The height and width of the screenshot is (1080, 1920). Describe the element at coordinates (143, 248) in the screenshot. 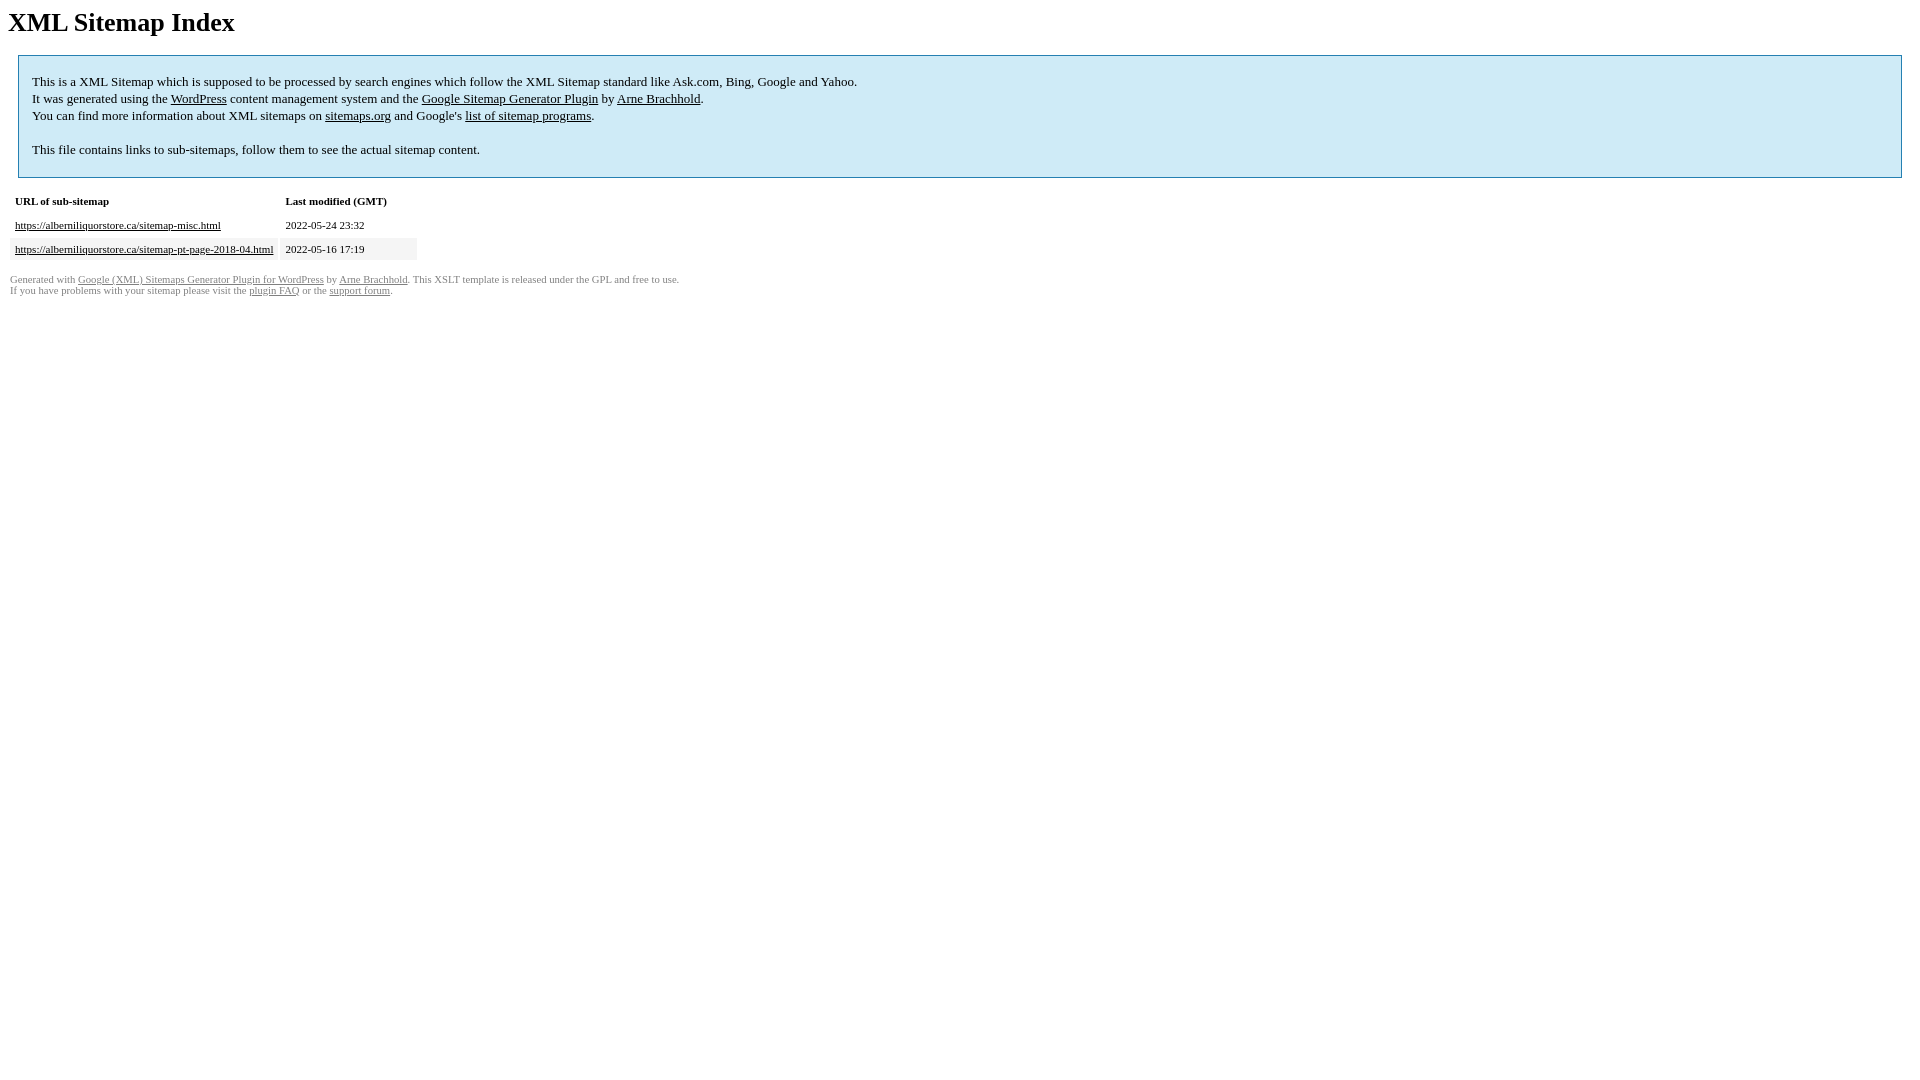

I see `'https://alberniliquorstore.ca/sitemap-pt-page-2018-04.html'` at that location.